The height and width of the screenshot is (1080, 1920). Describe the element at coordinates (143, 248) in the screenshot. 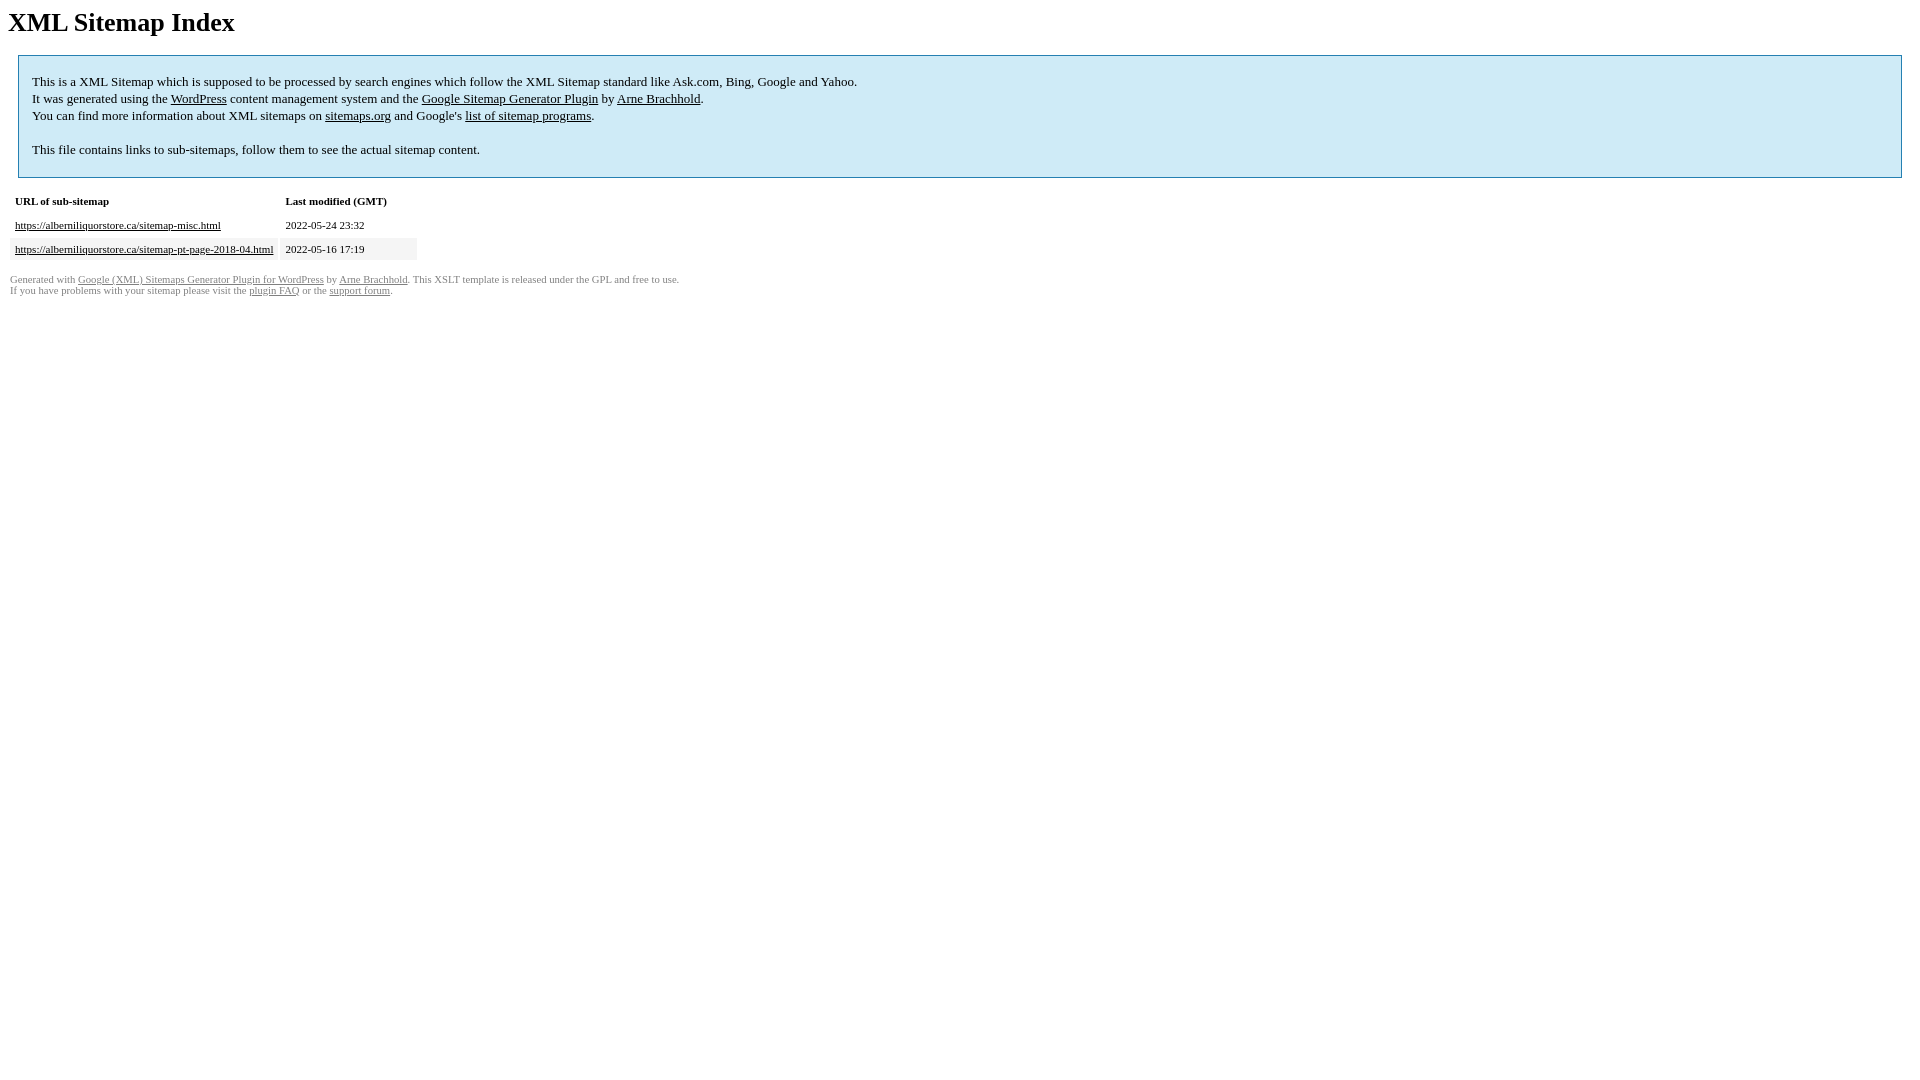

I see `'https://alberniliquorstore.ca/sitemap-pt-page-2018-04.html'` at that location.